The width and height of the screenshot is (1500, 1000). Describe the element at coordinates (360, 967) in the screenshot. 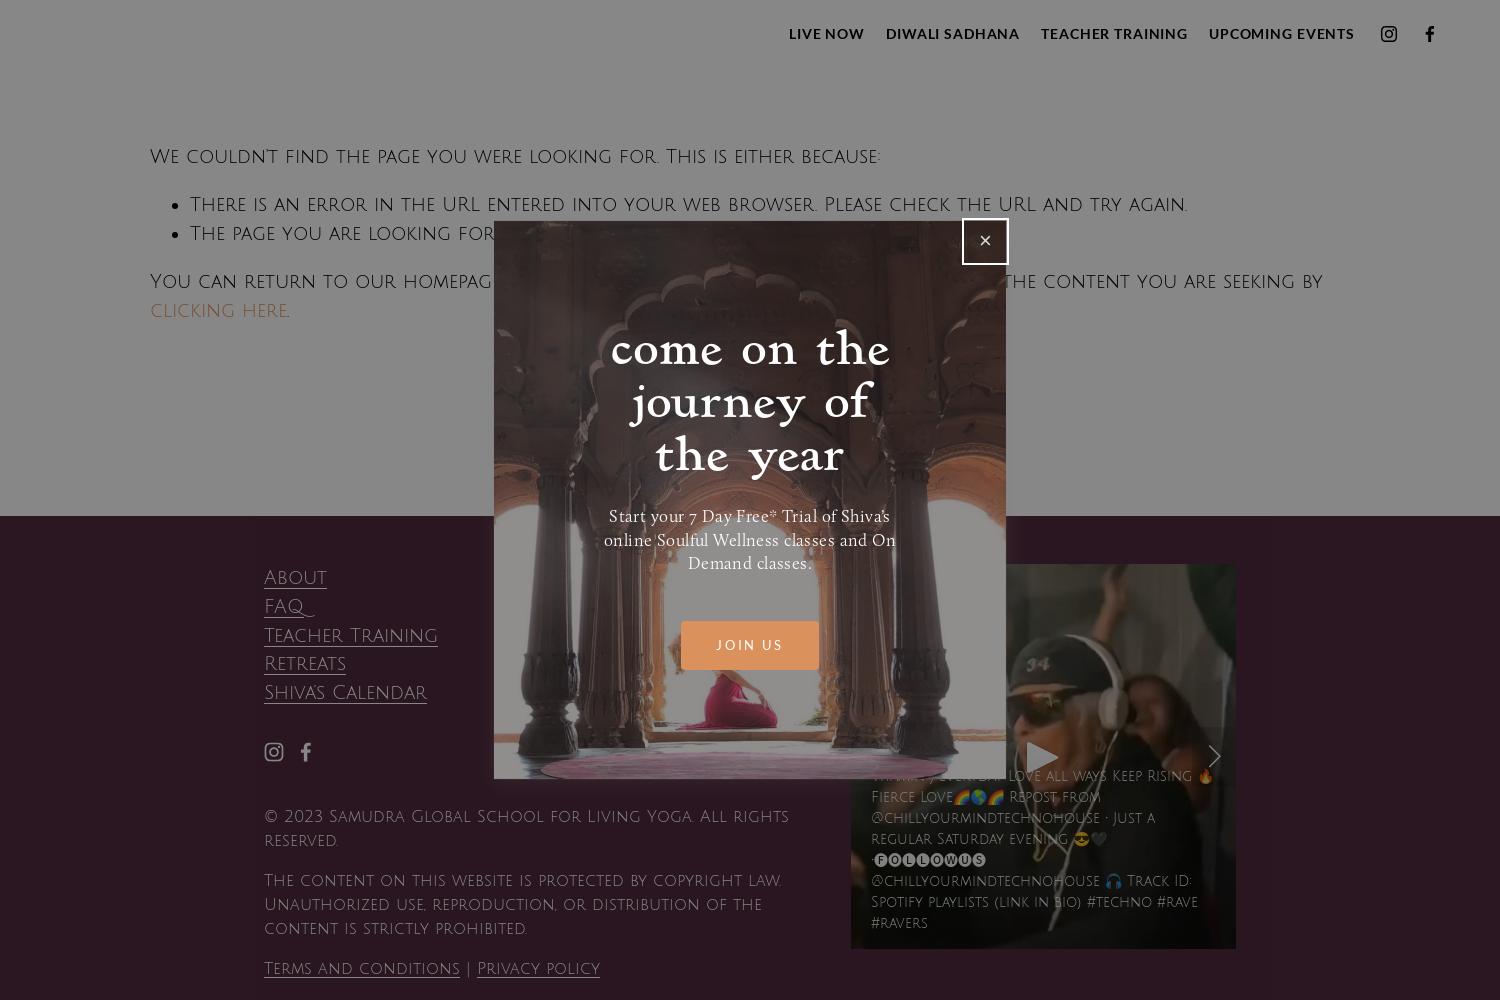

I see `'Terms and conditions'` at that location.